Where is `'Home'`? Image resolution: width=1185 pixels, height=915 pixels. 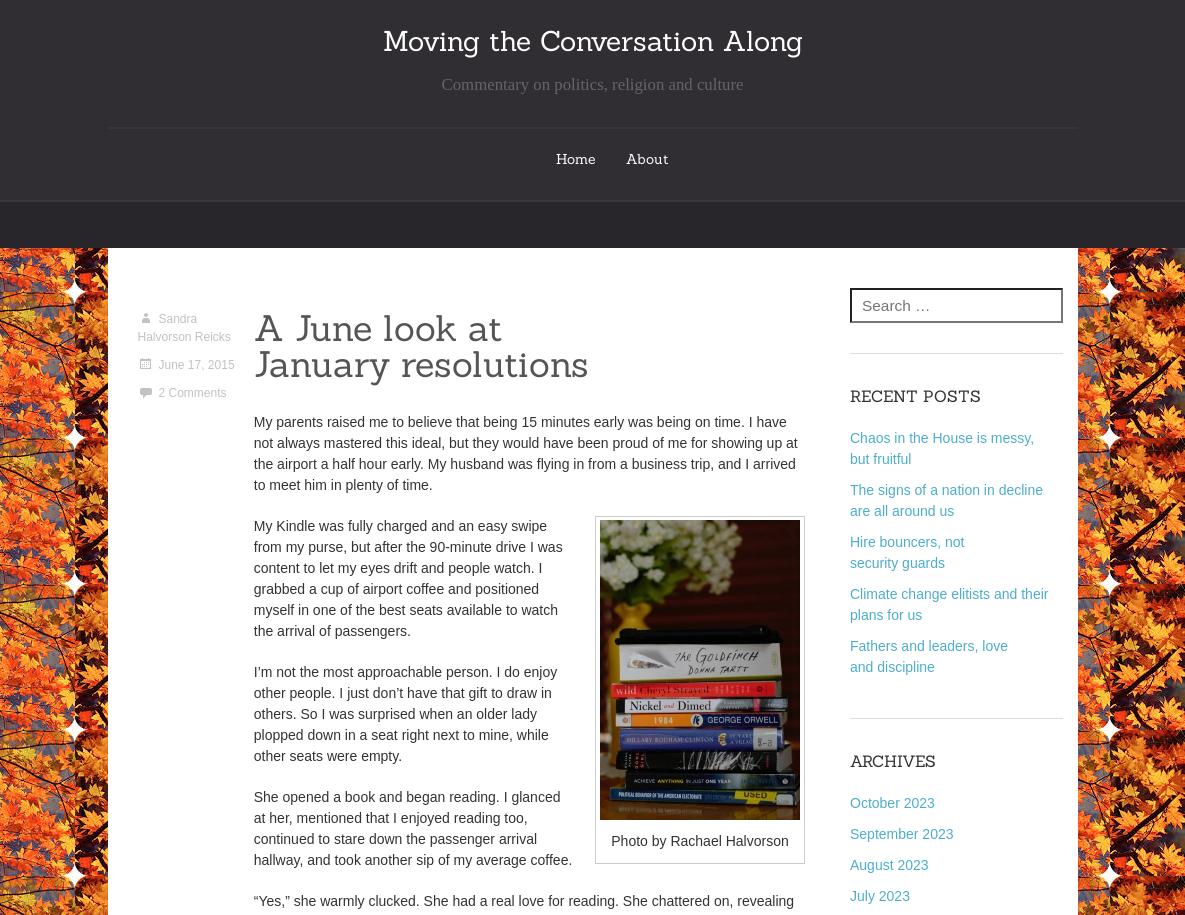 'Home' is located at coordinates (575, 158).